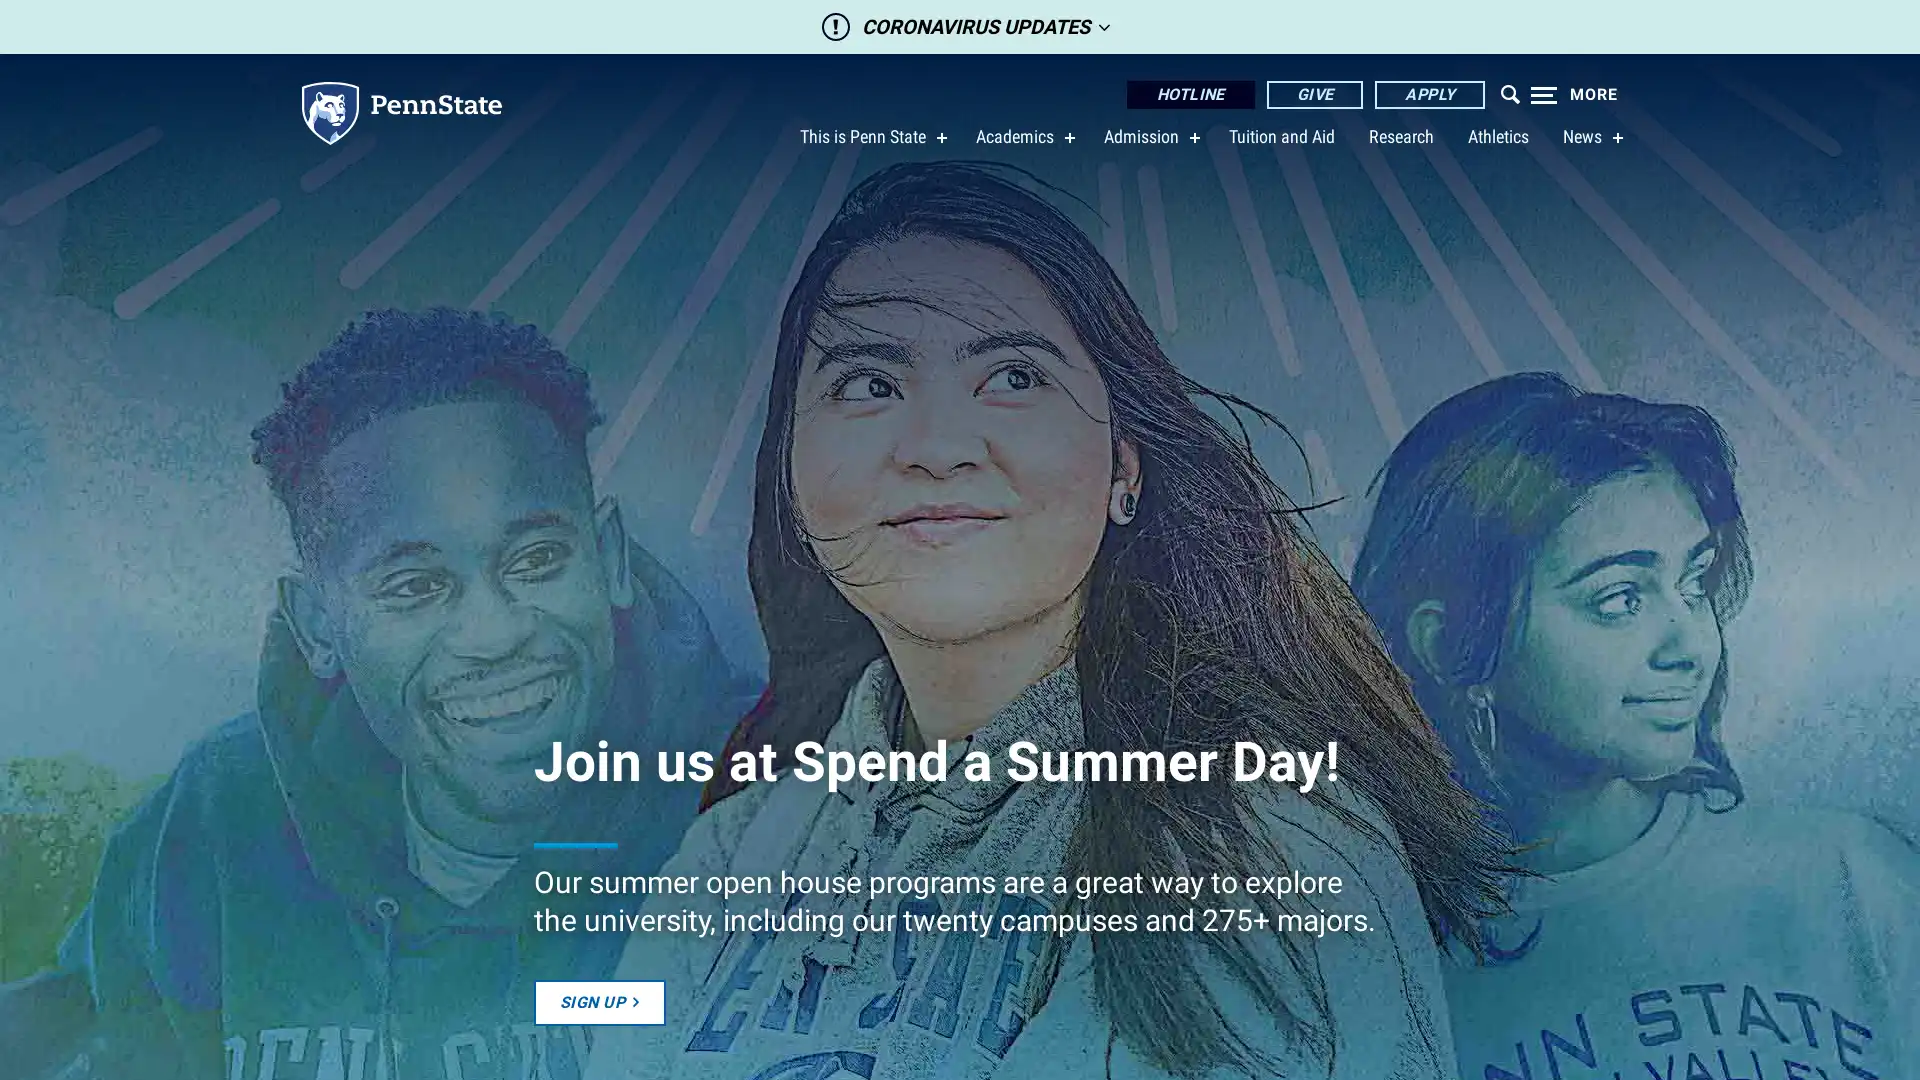  What do you see at coordinates (1060, 137) in the screenshot?
I see `show submenu for Academics` at bounding box center [1060, 137].